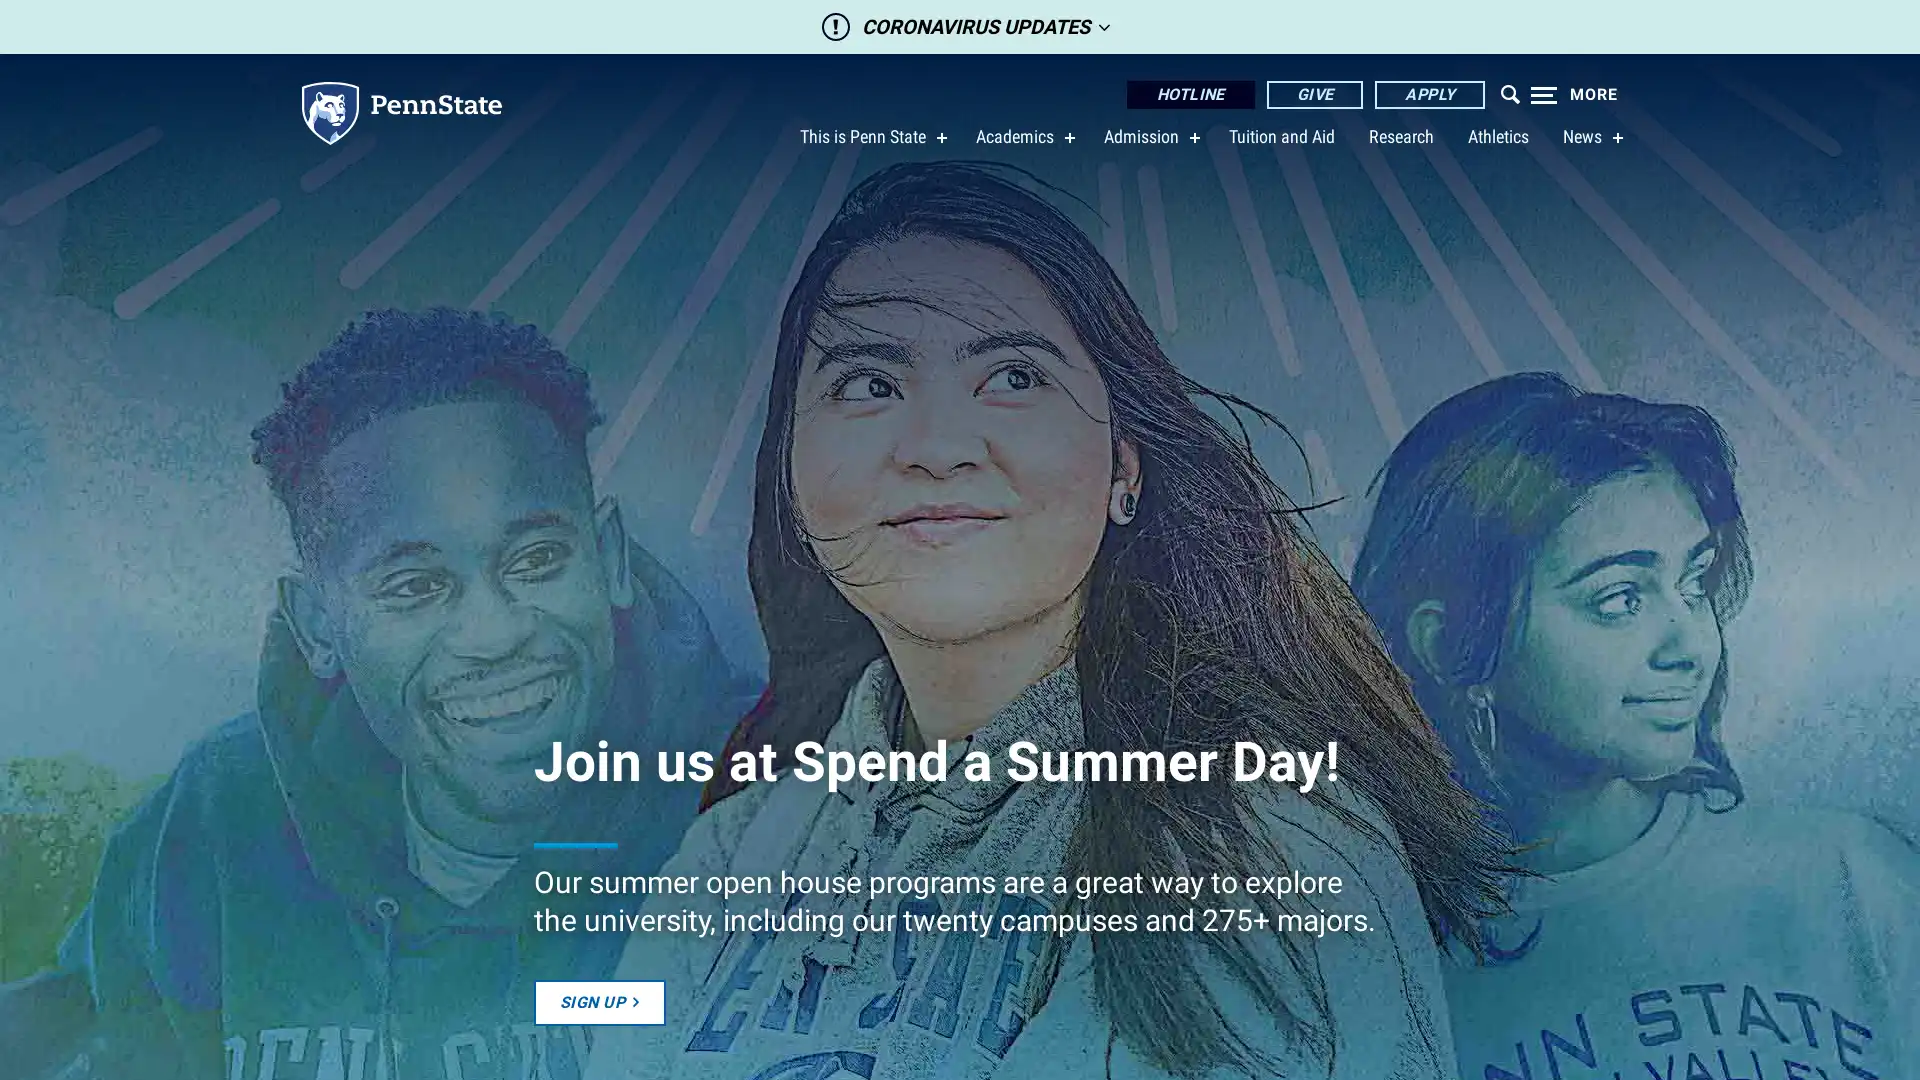  What do you see at coordinates (1060, 137) in the screenshot?
I see `show submenu for Academics` at bounding box center [1060, 137].